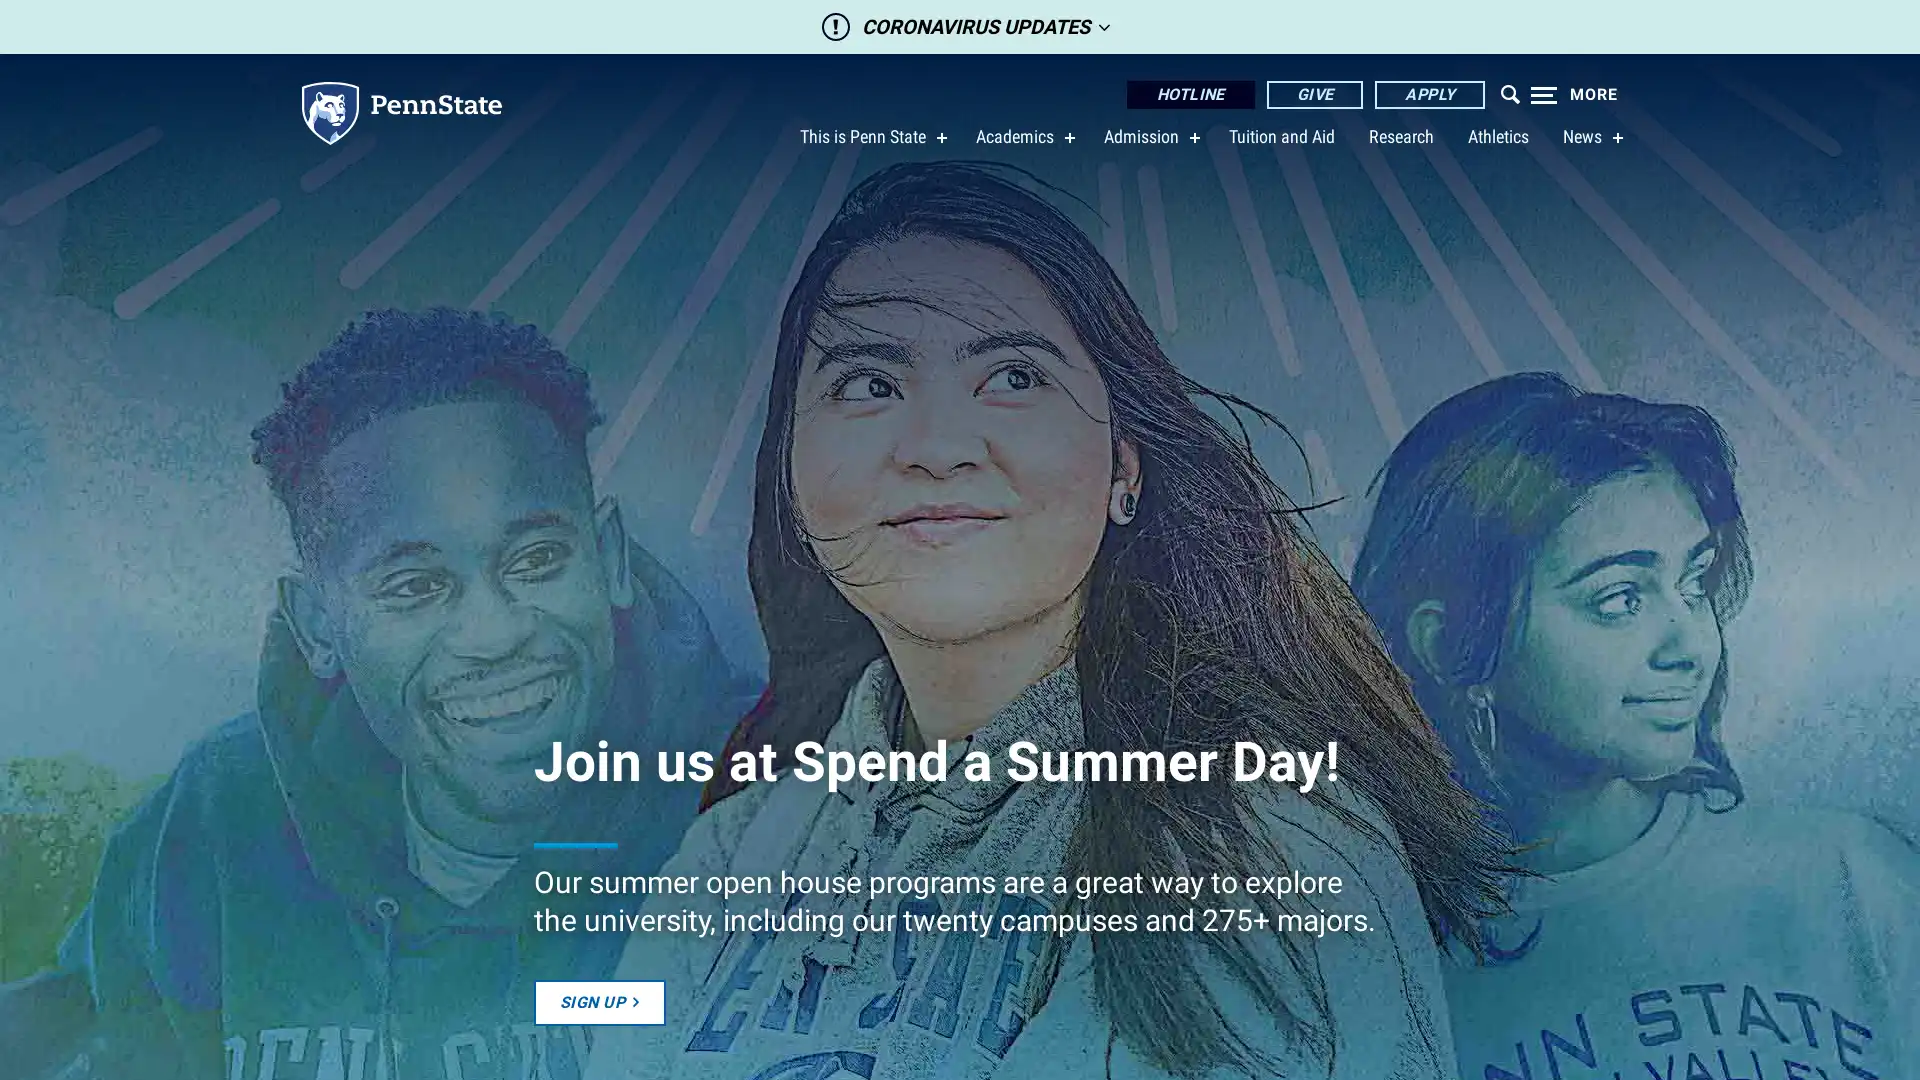  What do you see at coordinates (1060, 137) in the screenshot?
I see `show submenu for Academics` at bounding box center [1060, 137].